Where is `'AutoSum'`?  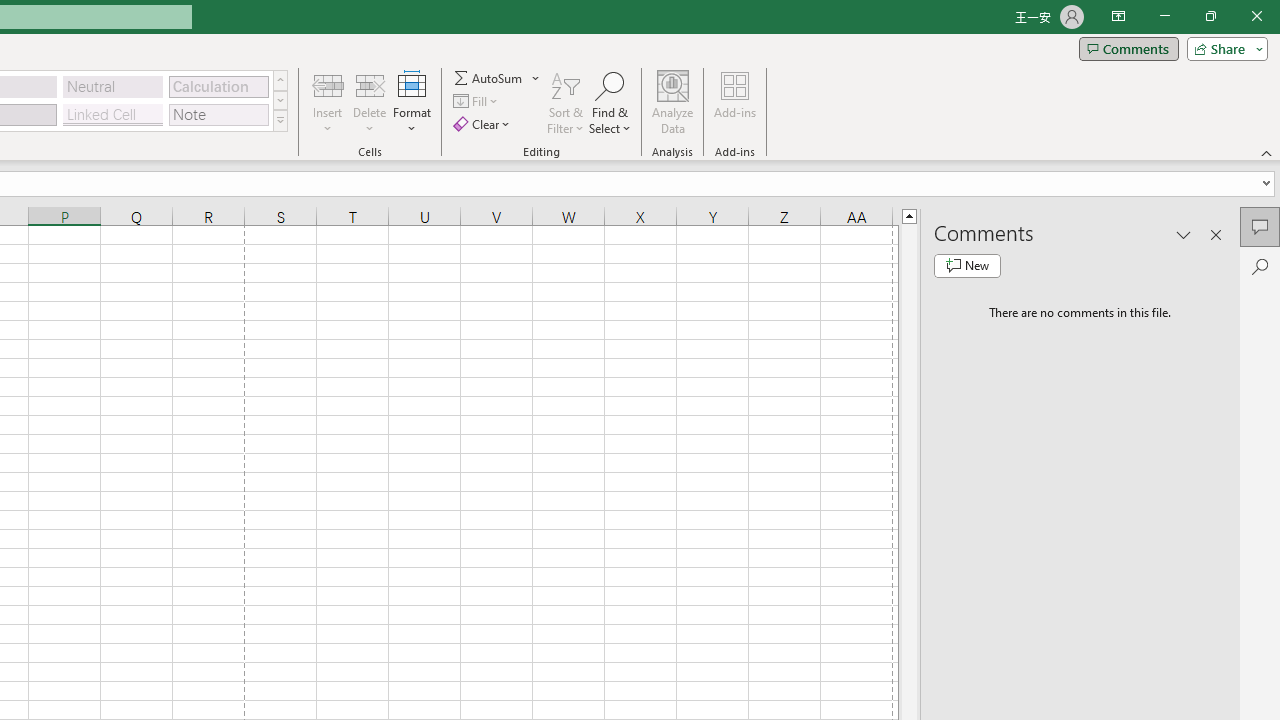
'AutoSum' is located at coordinates (497, 77).